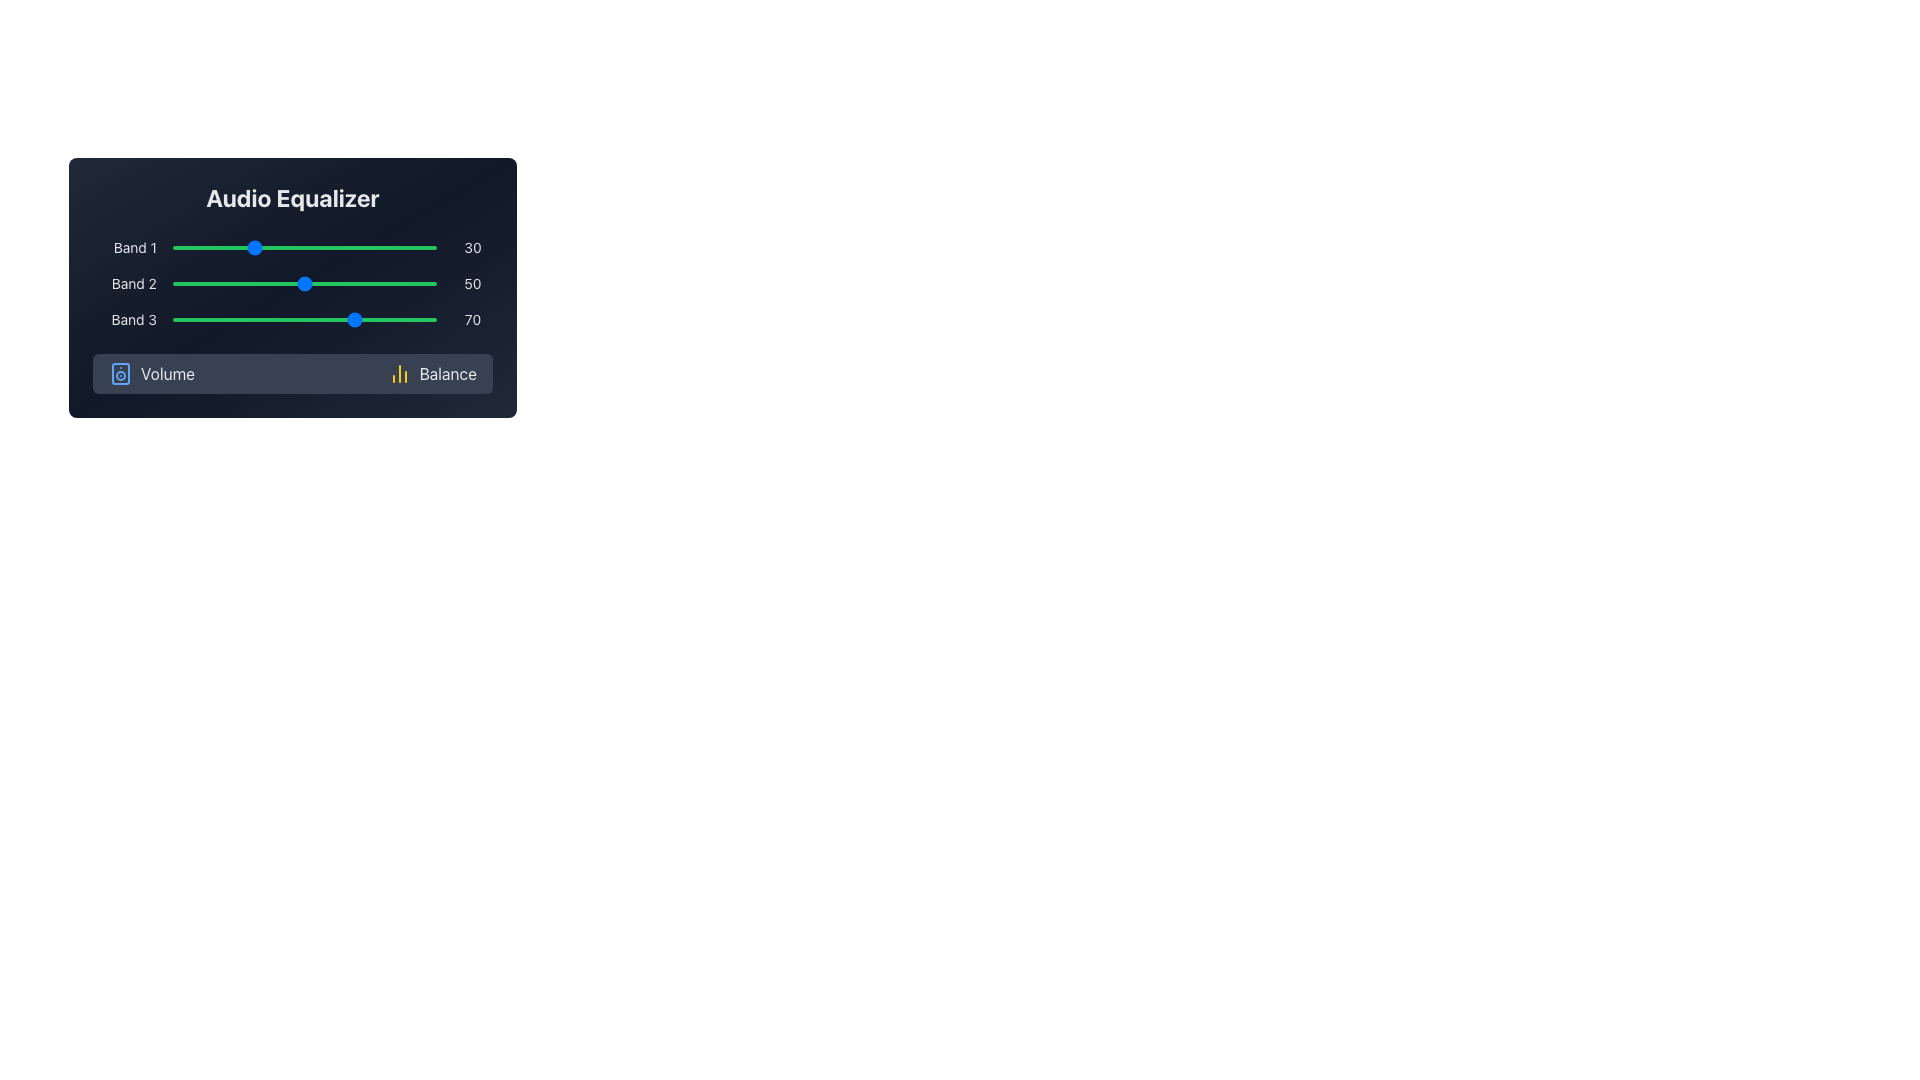 This screenshot has width=1920, height=1080. Describe the element at coordinates (404, 284) in the screenshot. I see `the frequency slider` at that location.